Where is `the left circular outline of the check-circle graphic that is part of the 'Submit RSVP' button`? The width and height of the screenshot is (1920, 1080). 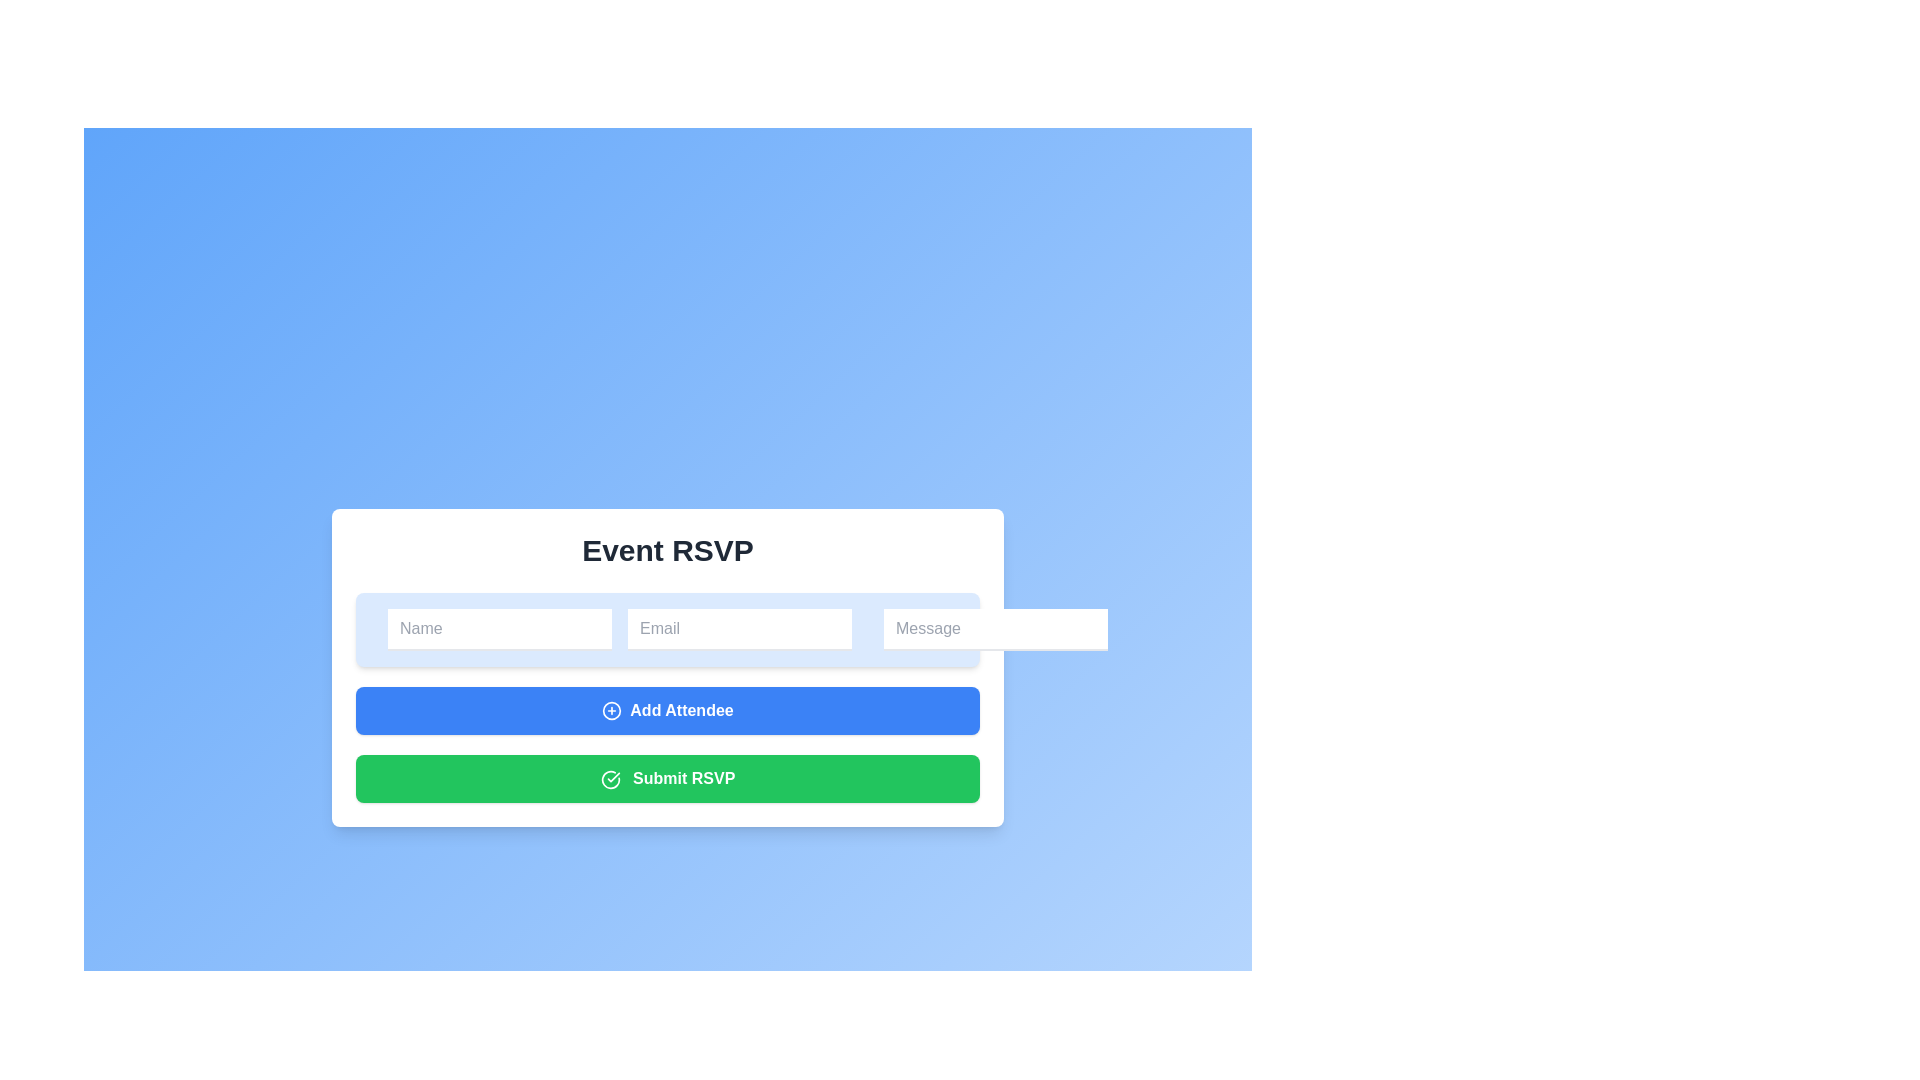
the left circular outline of the check-circle graphic that is part of the 'Submit RSVP' button is located at coordinates (609, 778).